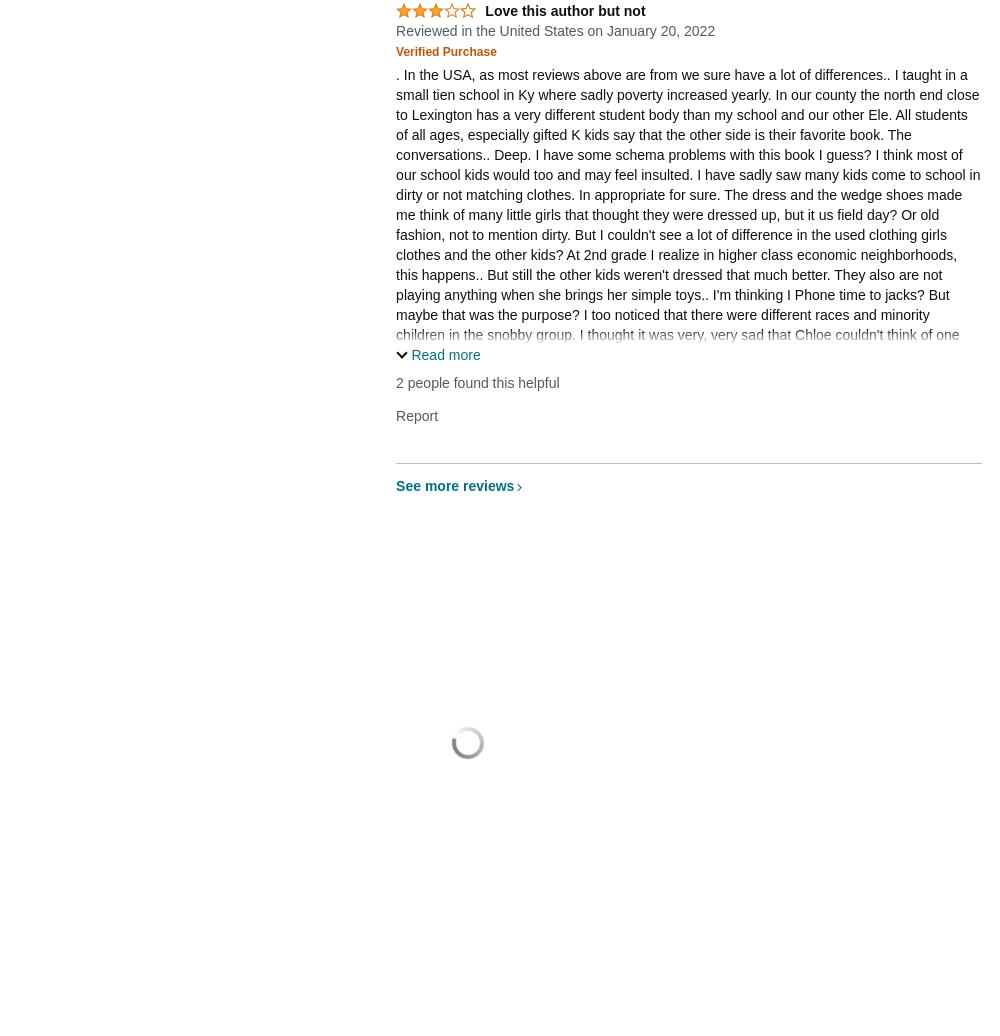  Describe the element at coordinates (484, 10) in the screenshot. I see `'Love this author but not'` at that location.